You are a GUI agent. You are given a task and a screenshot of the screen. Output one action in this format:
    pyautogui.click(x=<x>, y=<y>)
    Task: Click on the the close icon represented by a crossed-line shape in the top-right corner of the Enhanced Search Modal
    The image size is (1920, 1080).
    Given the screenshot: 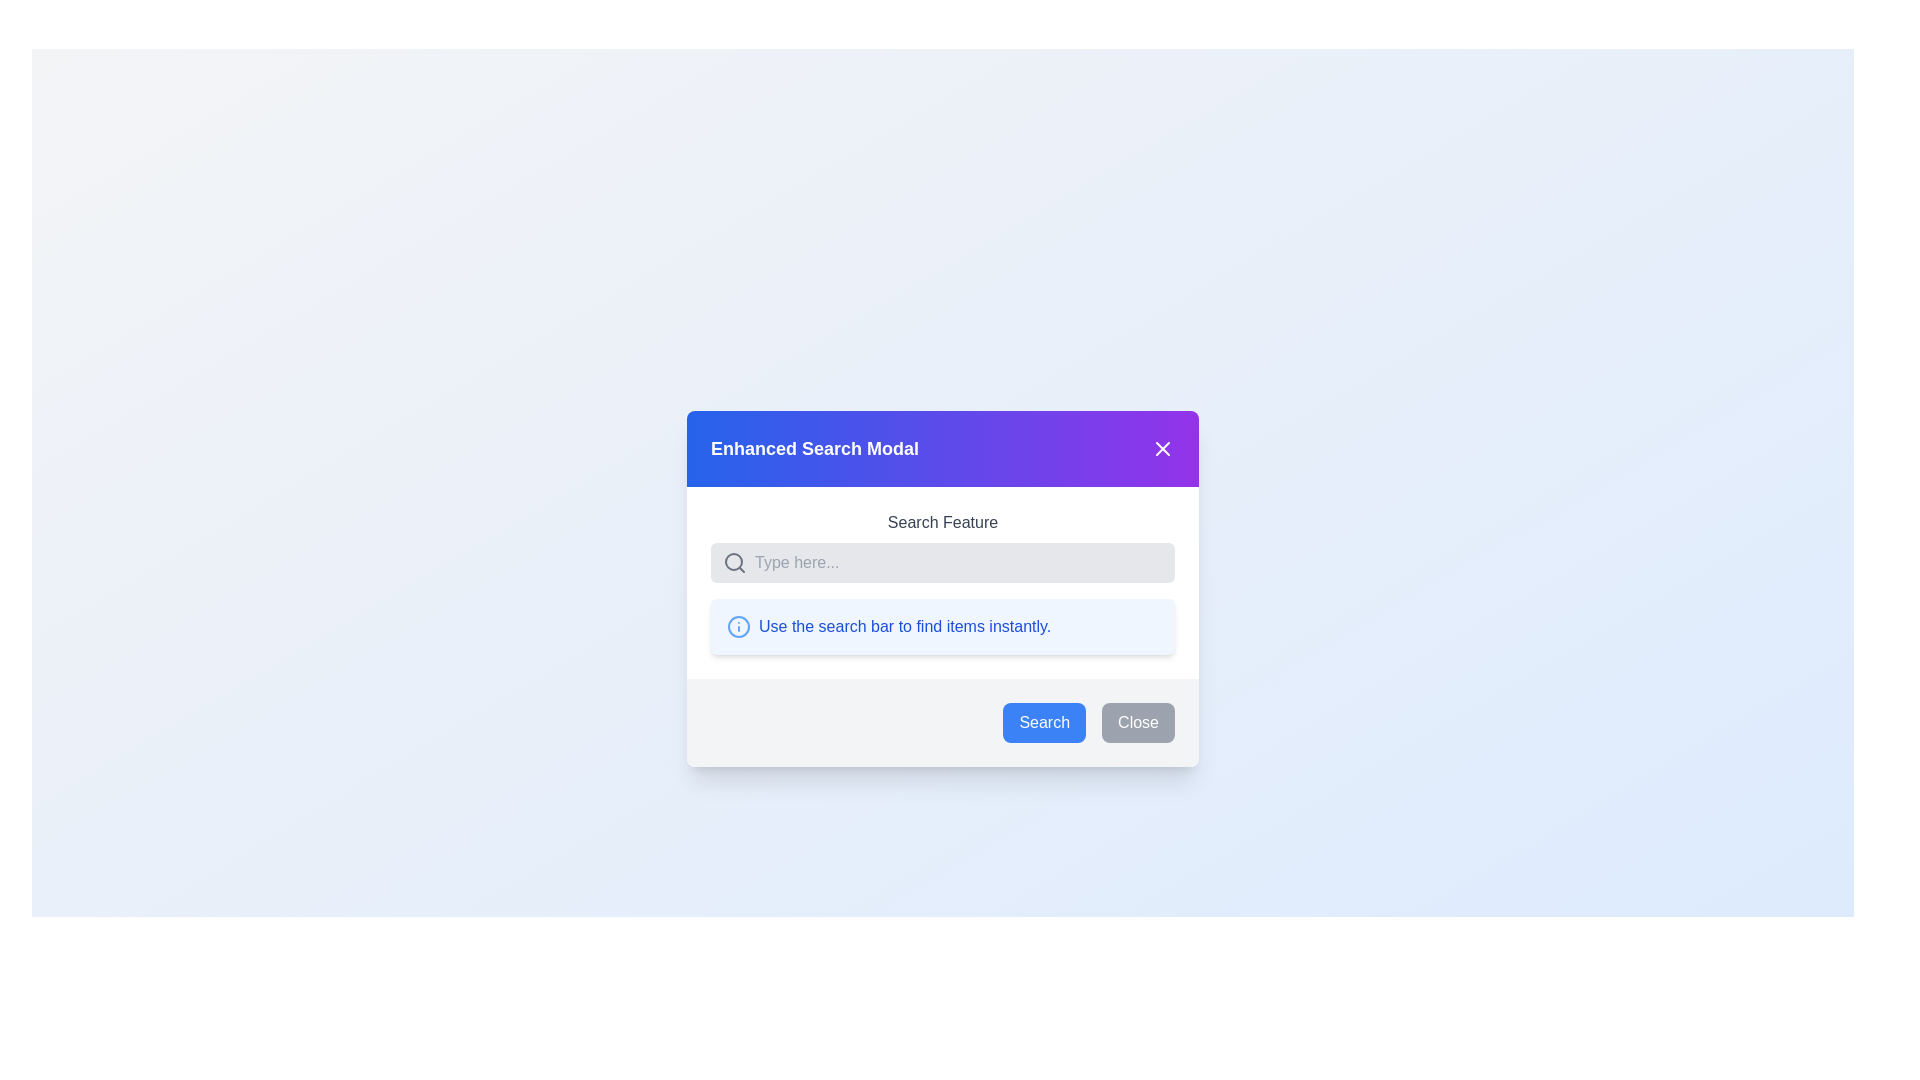 What is the action you would take?
    pyautogui.click(x=1162, y=447)
    